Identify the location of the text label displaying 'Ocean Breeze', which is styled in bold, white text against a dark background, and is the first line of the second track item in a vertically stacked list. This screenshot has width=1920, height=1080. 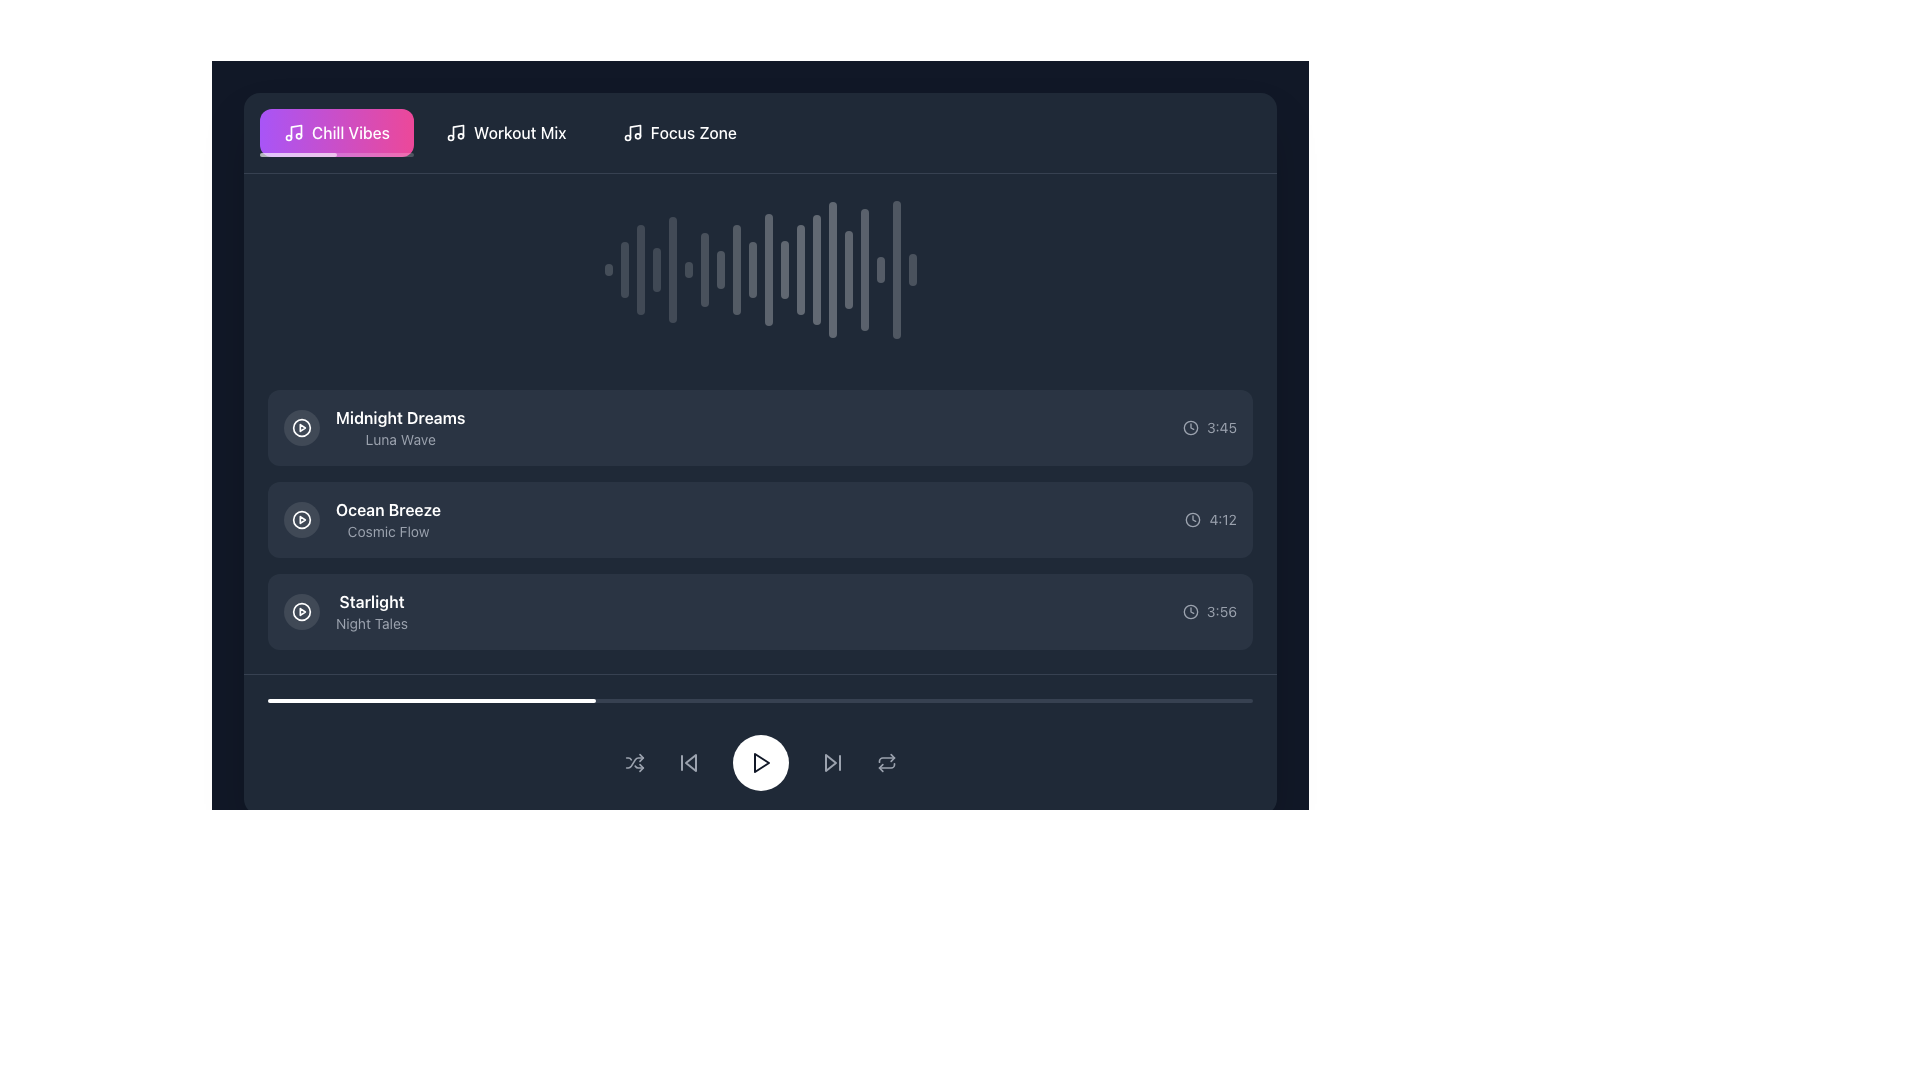
(388, 508).